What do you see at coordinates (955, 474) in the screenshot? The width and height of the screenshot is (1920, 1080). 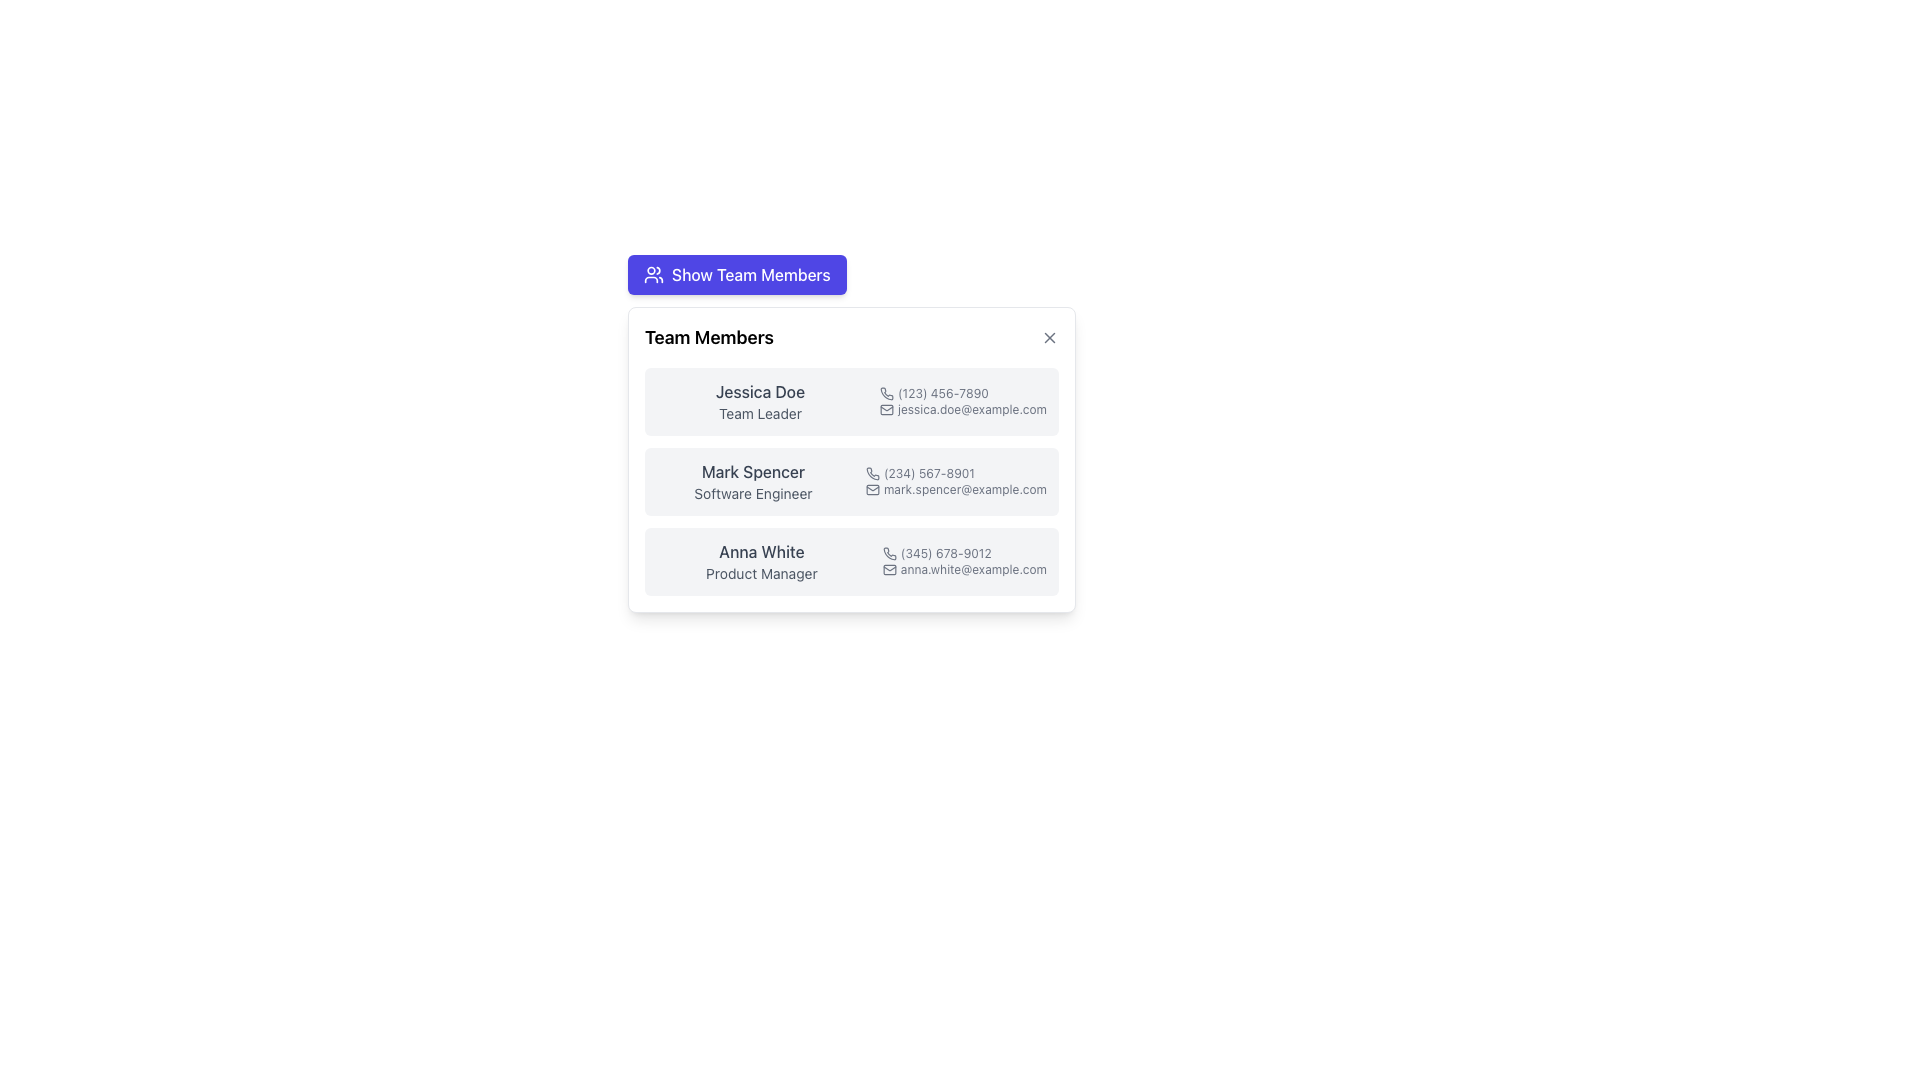 I see `the text element displaying the phone number of Mark Spencer, located in the second row of the team members' contact details list` at bounding box center [955, 474].